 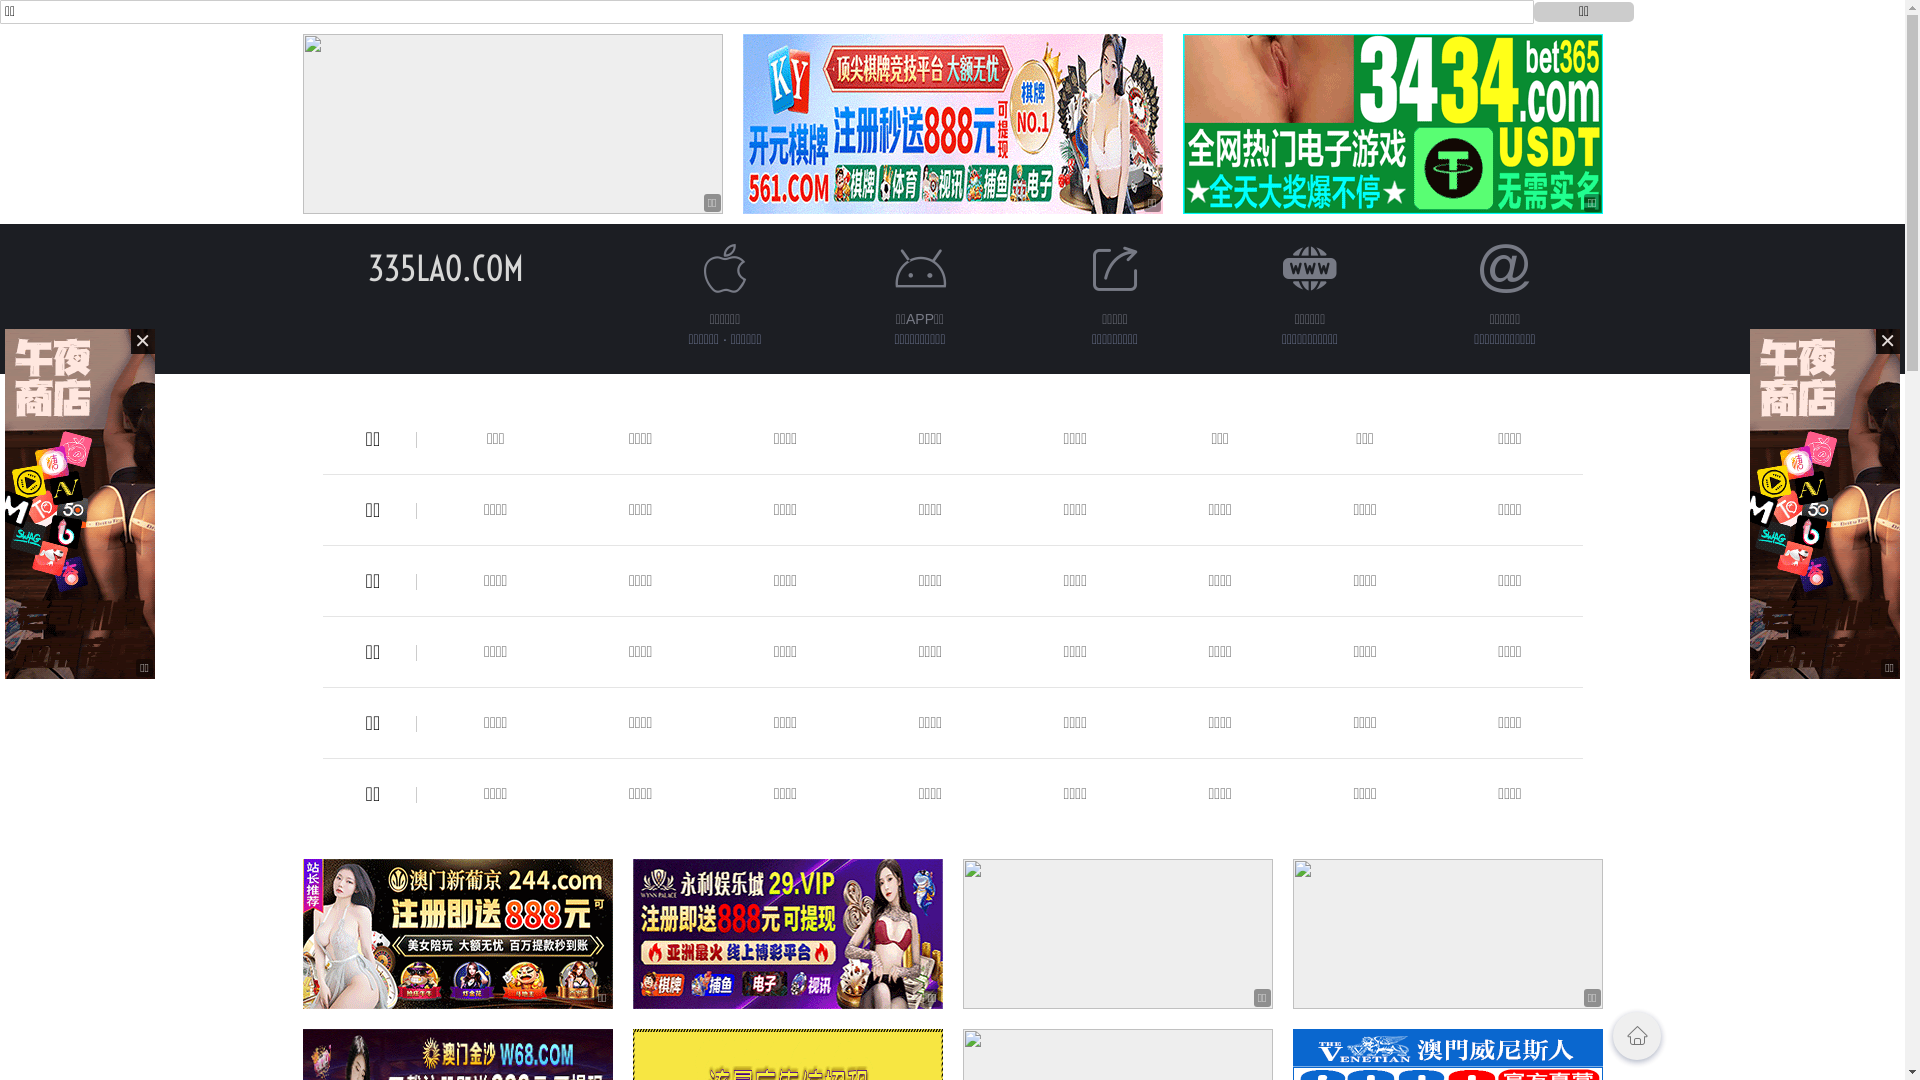 What do you see at coordinates (445, 267) in the screenshot?
I see `'335LAO.COM'` at bounding box center [445, 267].